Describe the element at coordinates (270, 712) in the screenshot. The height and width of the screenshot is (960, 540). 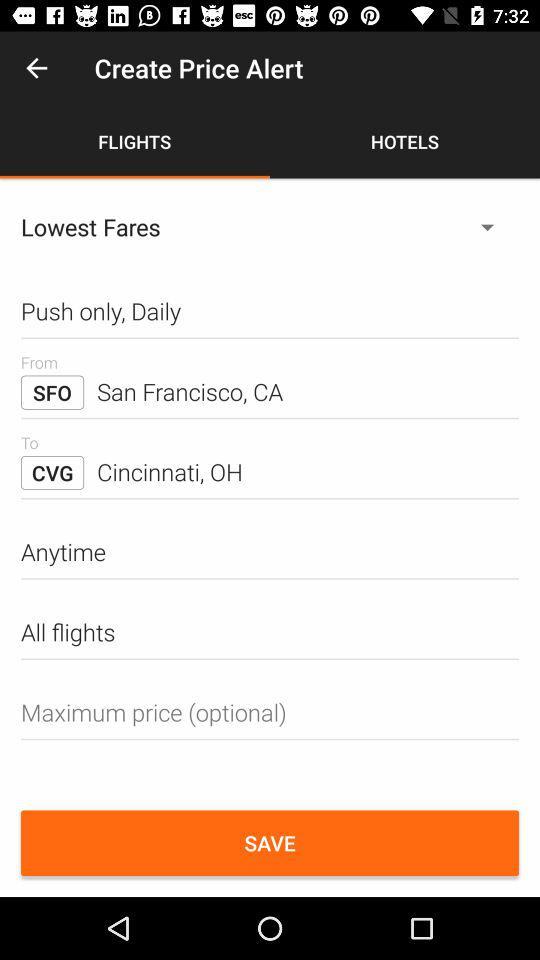
I see `fill the maximum price` at that location.